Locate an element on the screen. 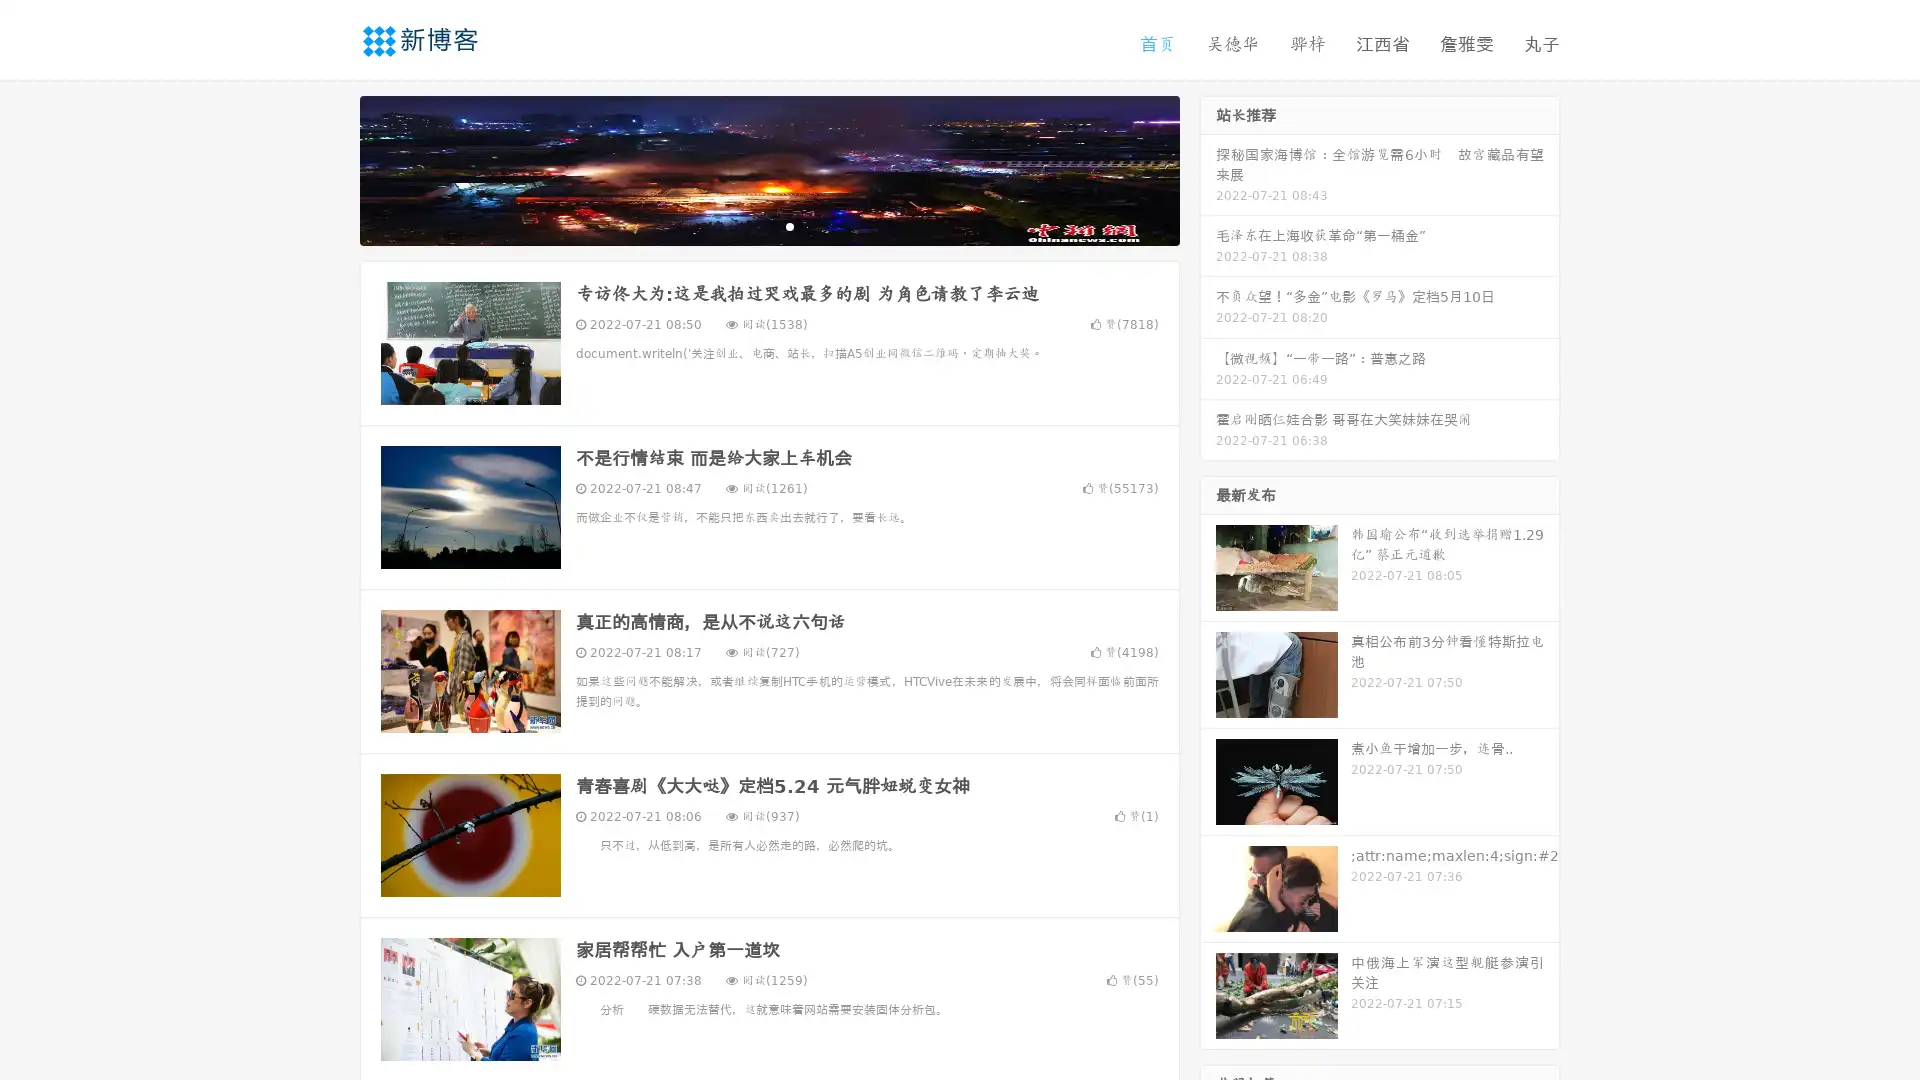 The height and width of the screenshot is (1080, 1920). Go to slide 1 is located at coordinates (748, 225).